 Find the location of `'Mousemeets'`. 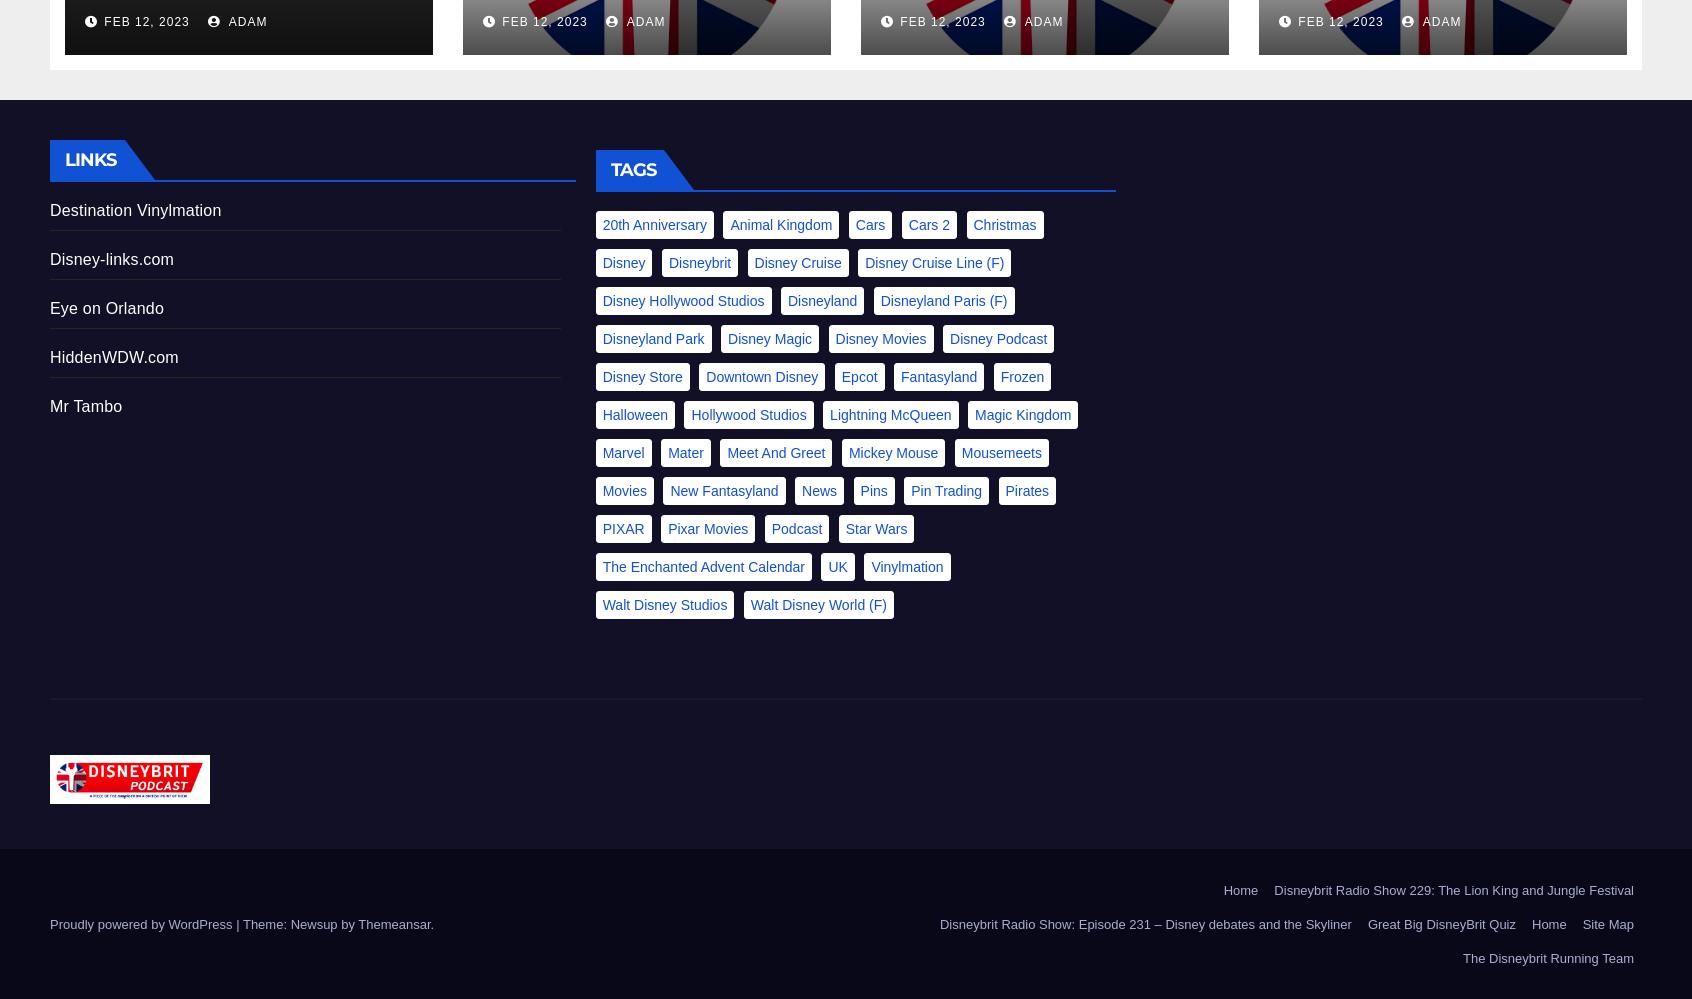

'Mousemeets' is located at coordinates (999, 452).